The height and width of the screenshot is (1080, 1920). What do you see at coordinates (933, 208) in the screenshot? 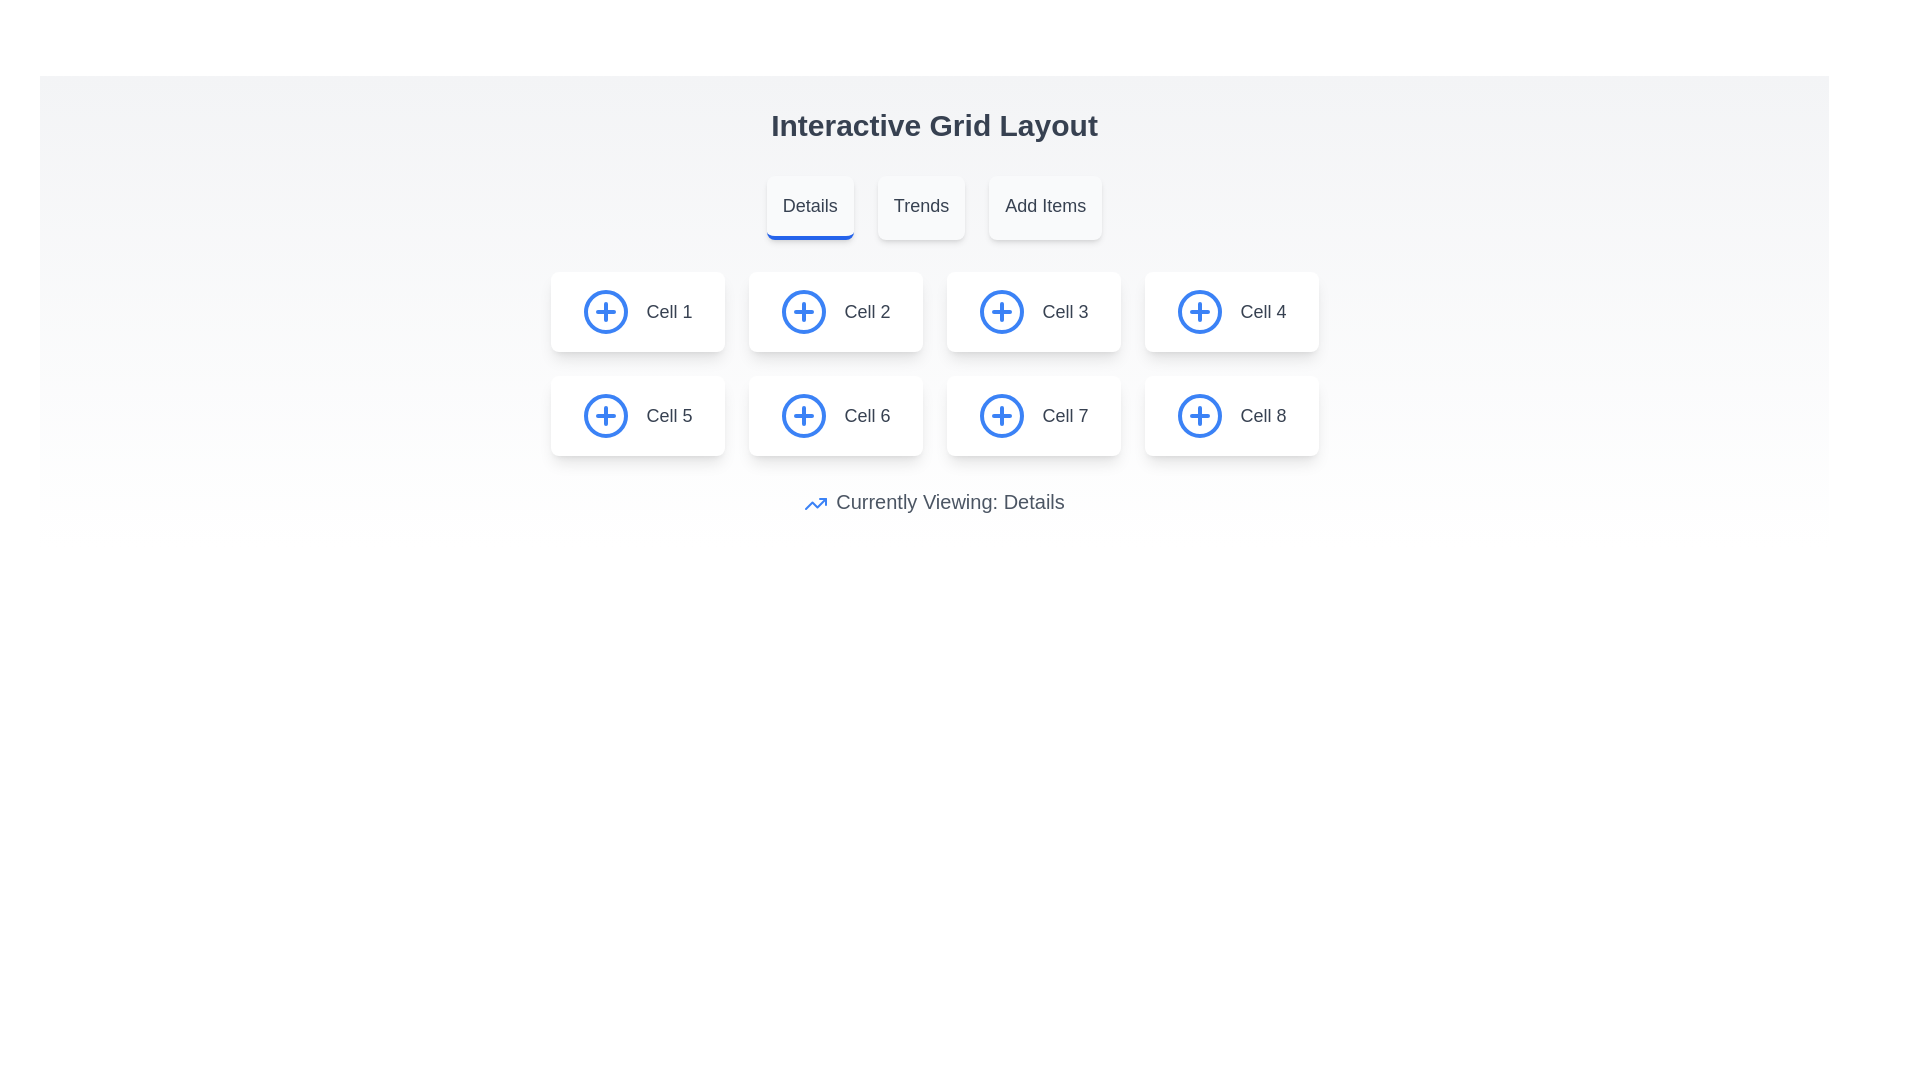
I see `the middle button in the navigation menu below the title 'Interactive Grid Layout'` at bounding box center [933, 208].